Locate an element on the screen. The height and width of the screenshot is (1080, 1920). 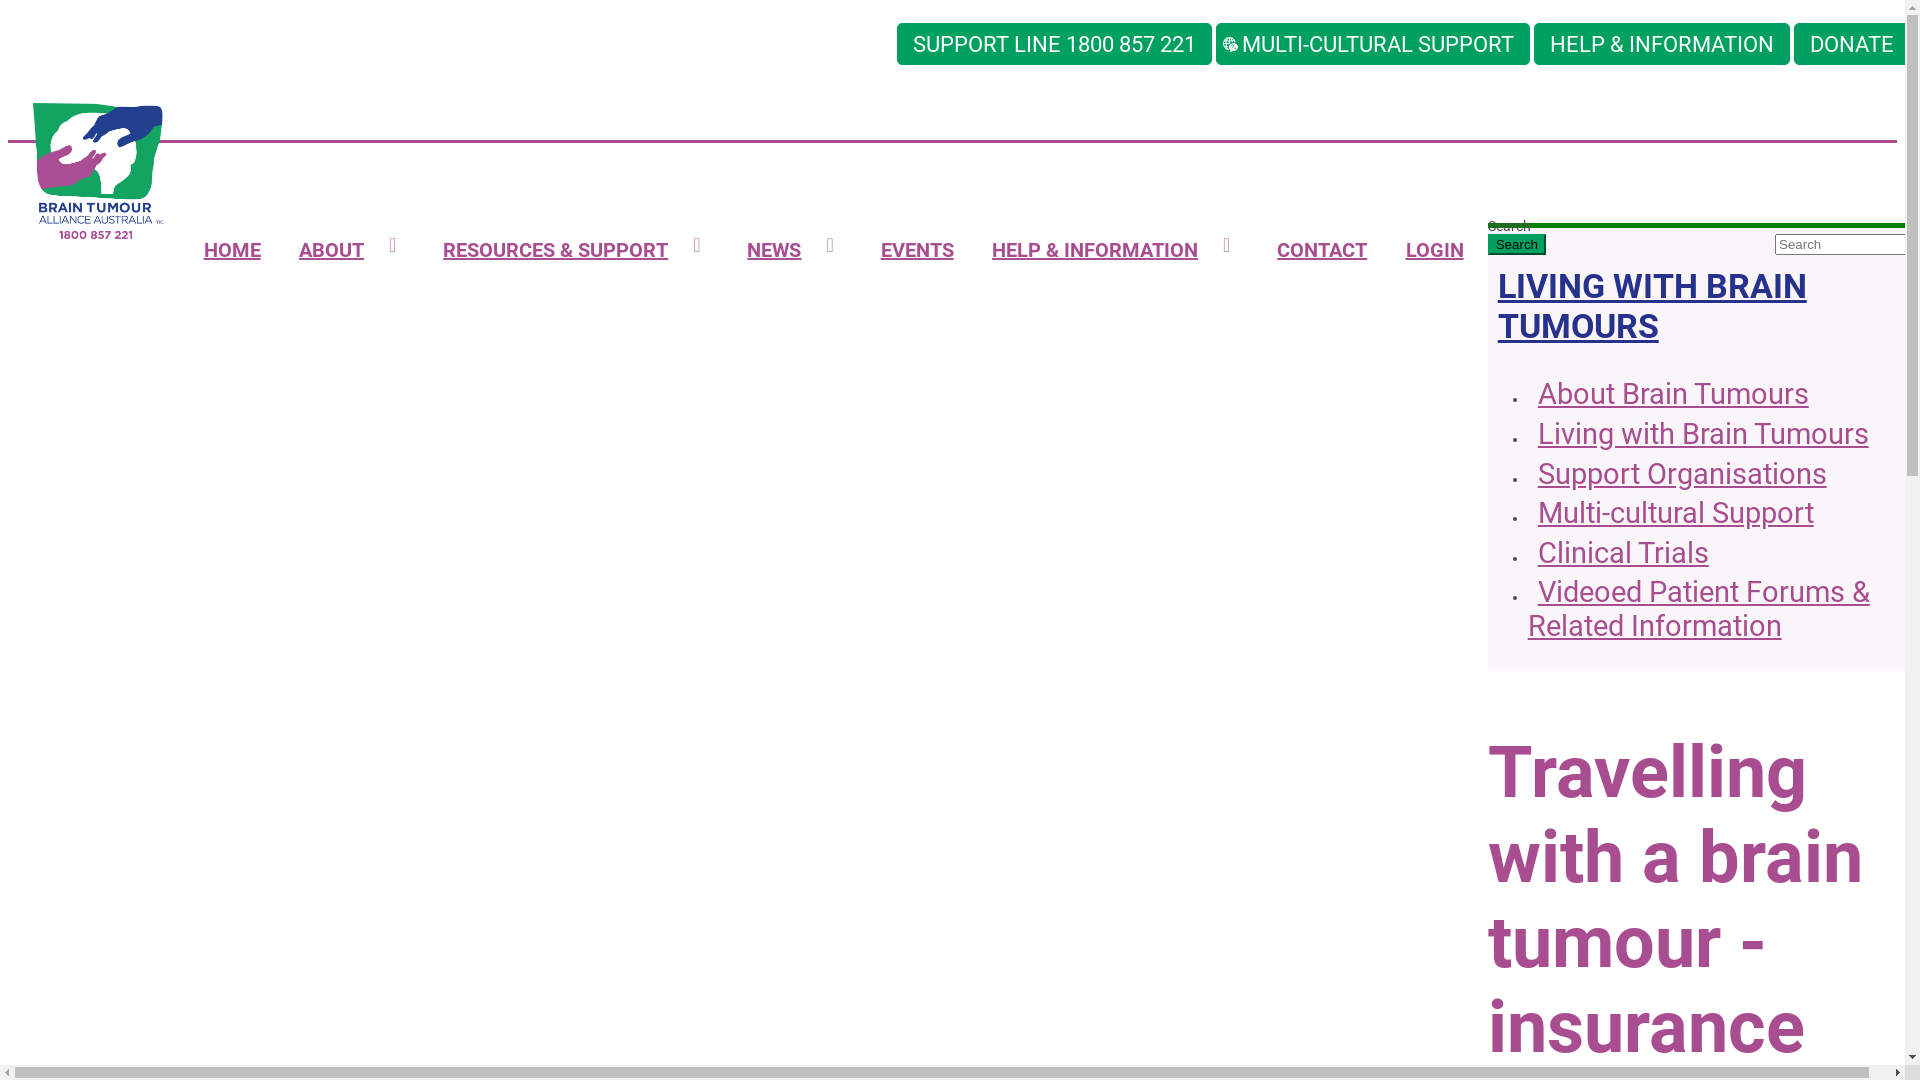
'LOGIN' is located at coordinates (1433, 249).